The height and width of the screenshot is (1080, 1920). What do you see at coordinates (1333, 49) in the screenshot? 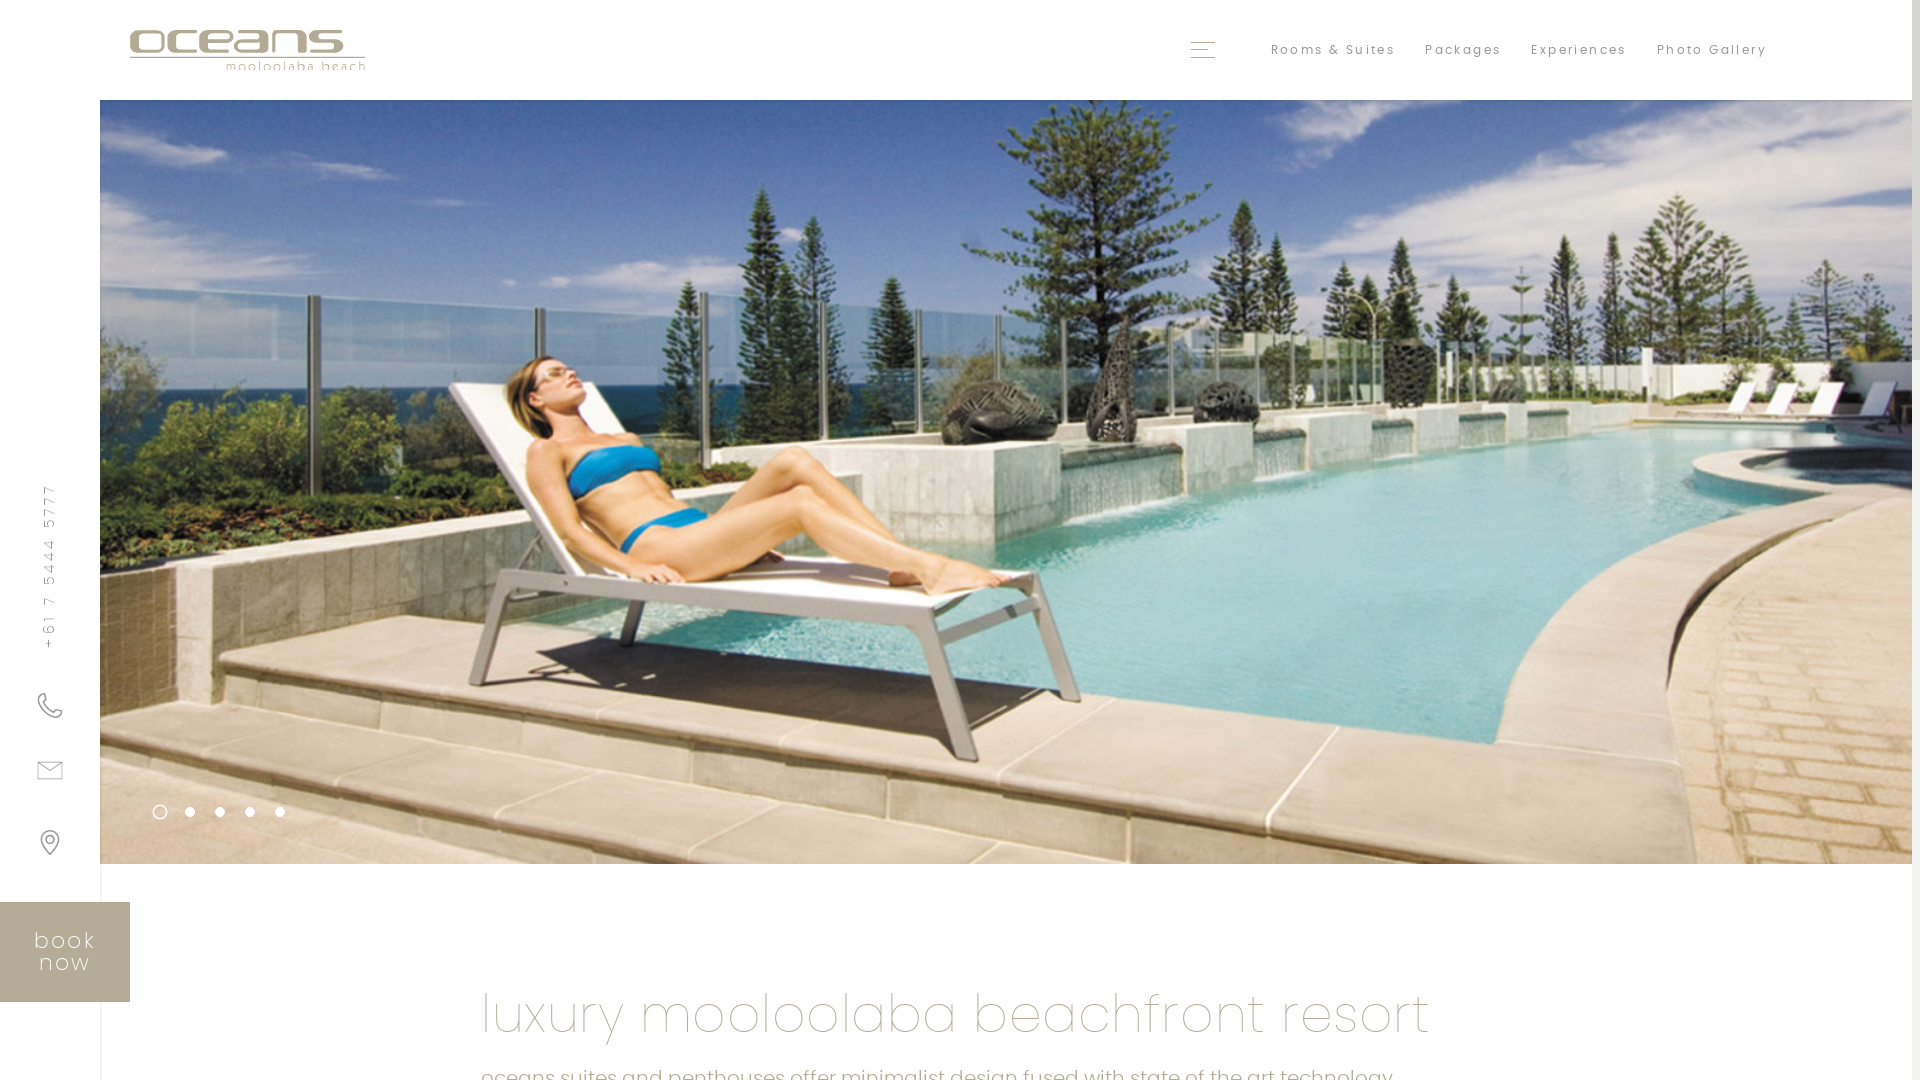
I see `'Rooms & Suites'` at bounding box center [1333, 49].